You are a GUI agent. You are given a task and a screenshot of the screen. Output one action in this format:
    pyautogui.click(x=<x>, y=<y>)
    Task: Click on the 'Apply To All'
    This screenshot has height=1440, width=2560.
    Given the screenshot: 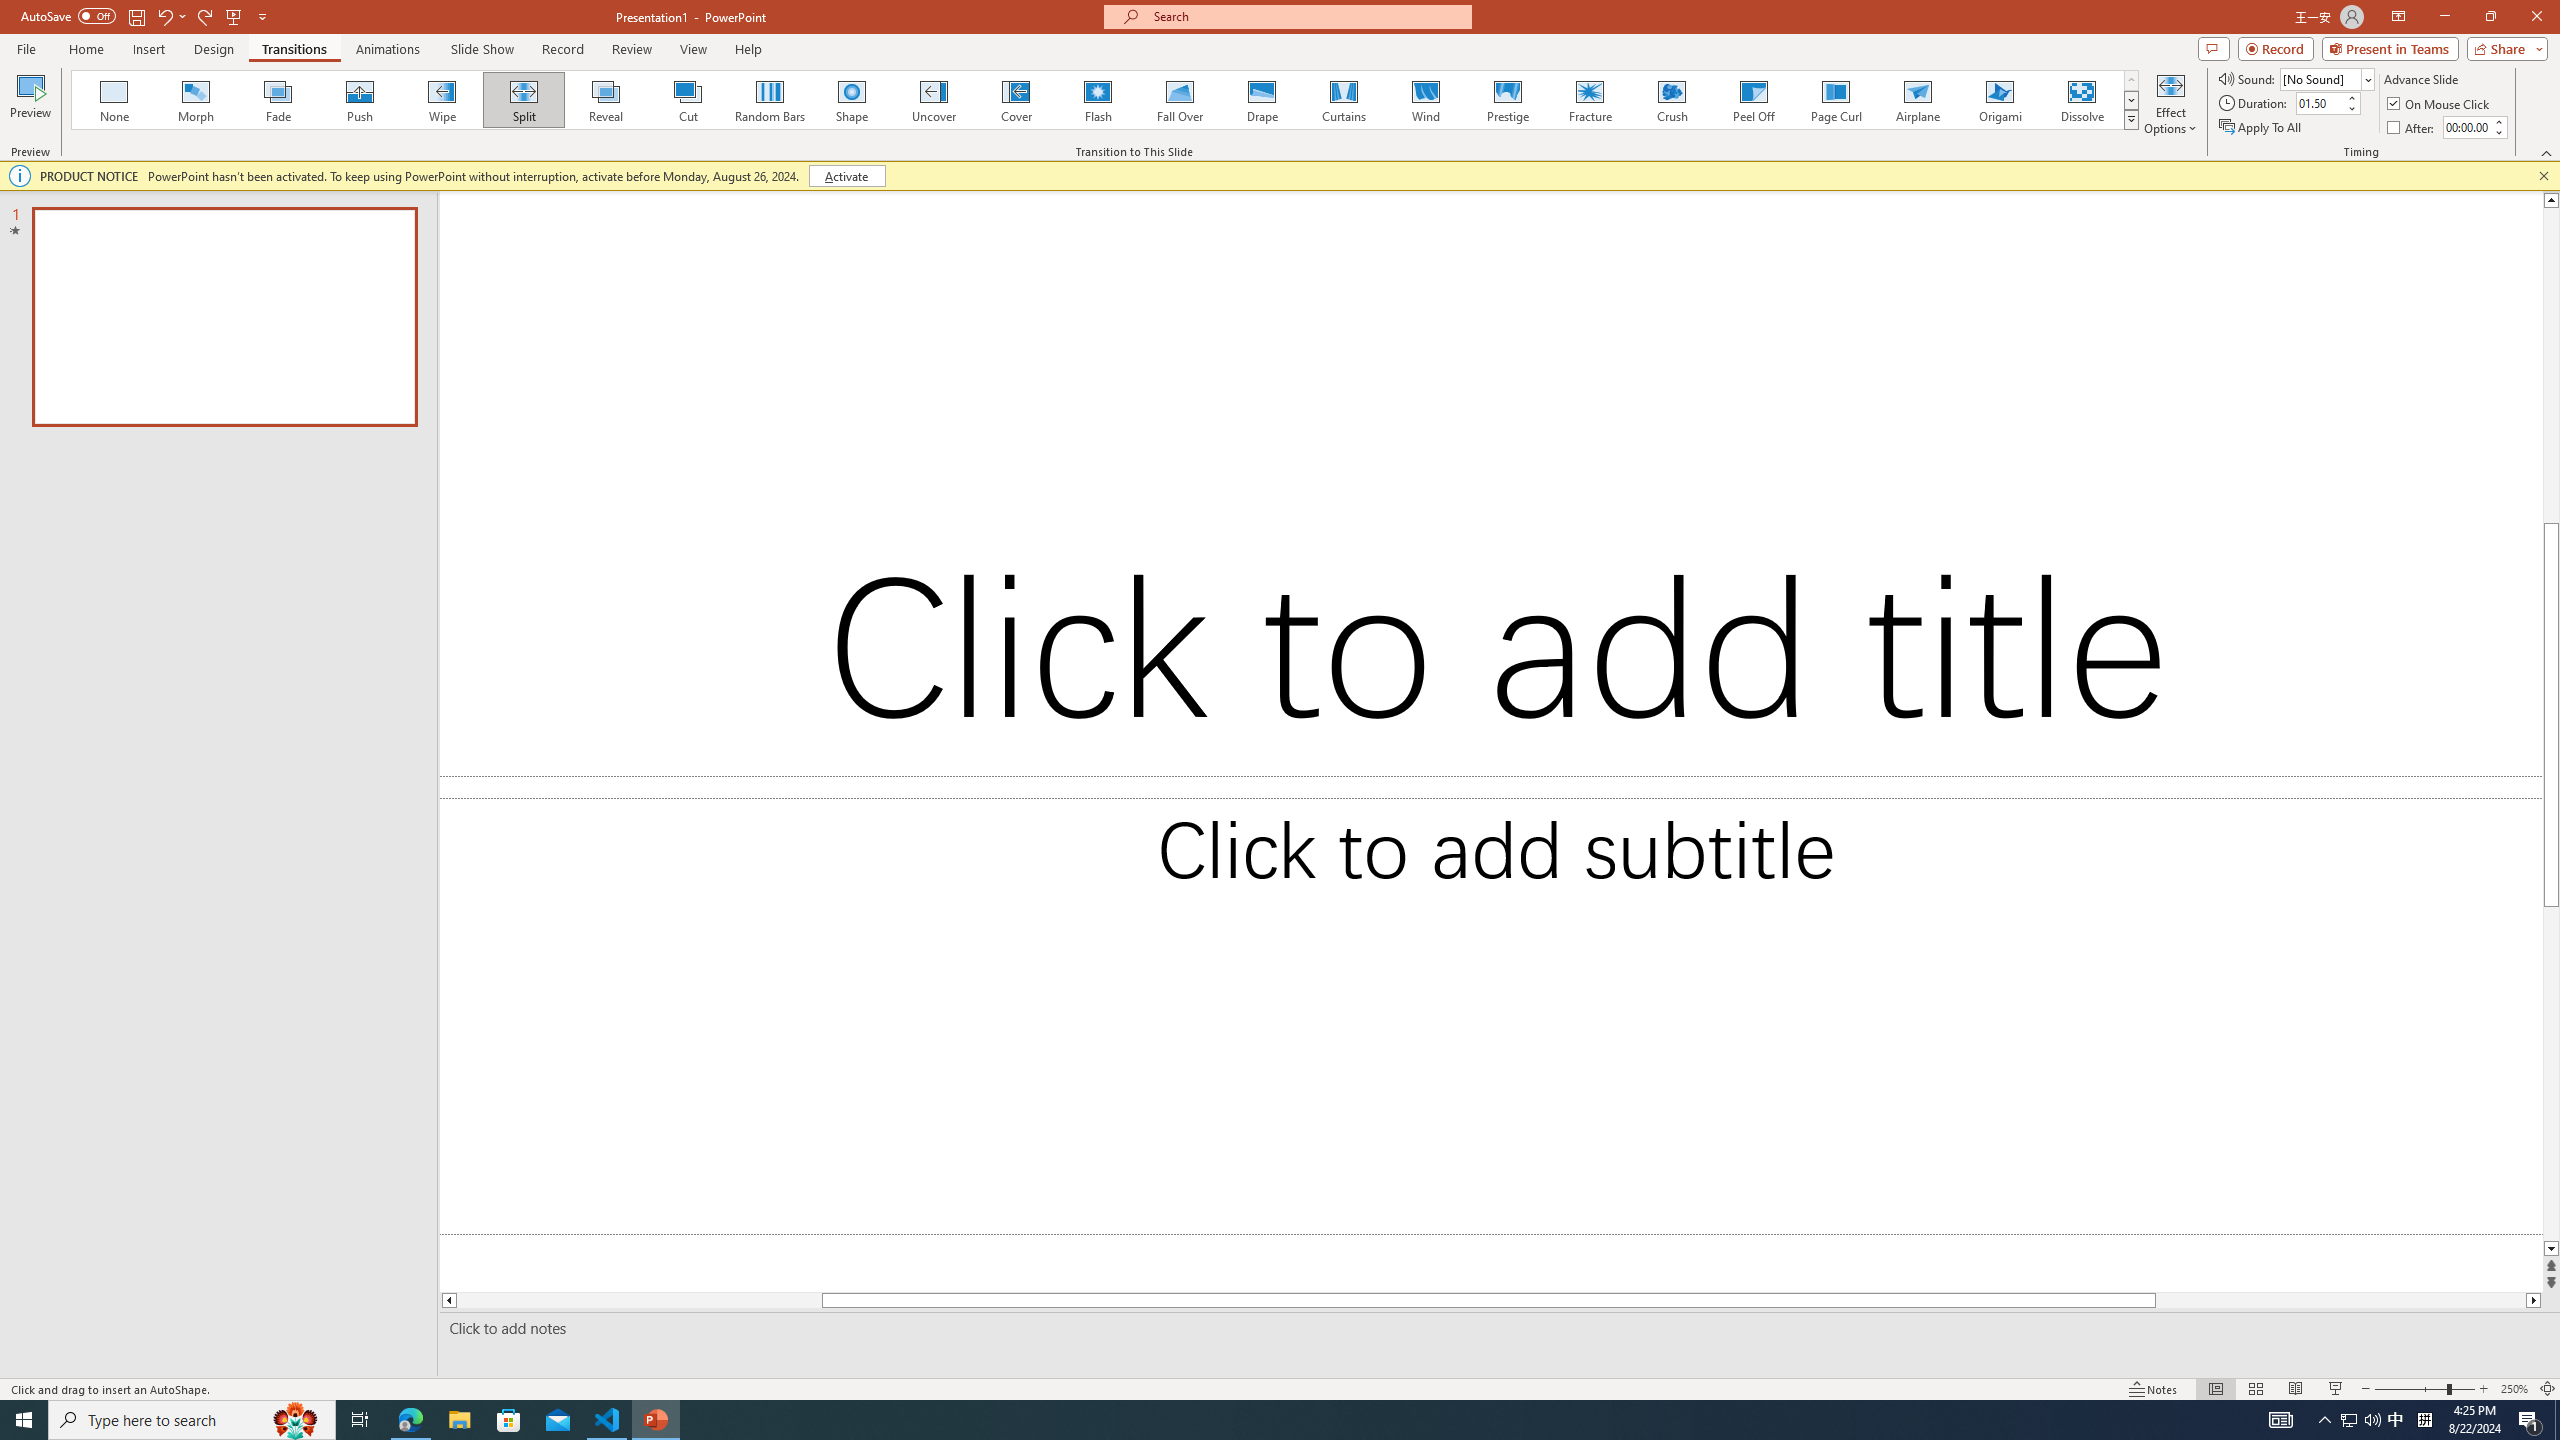 What is the action you would take?
    pyautogui.click(x=2262, y=127)
    